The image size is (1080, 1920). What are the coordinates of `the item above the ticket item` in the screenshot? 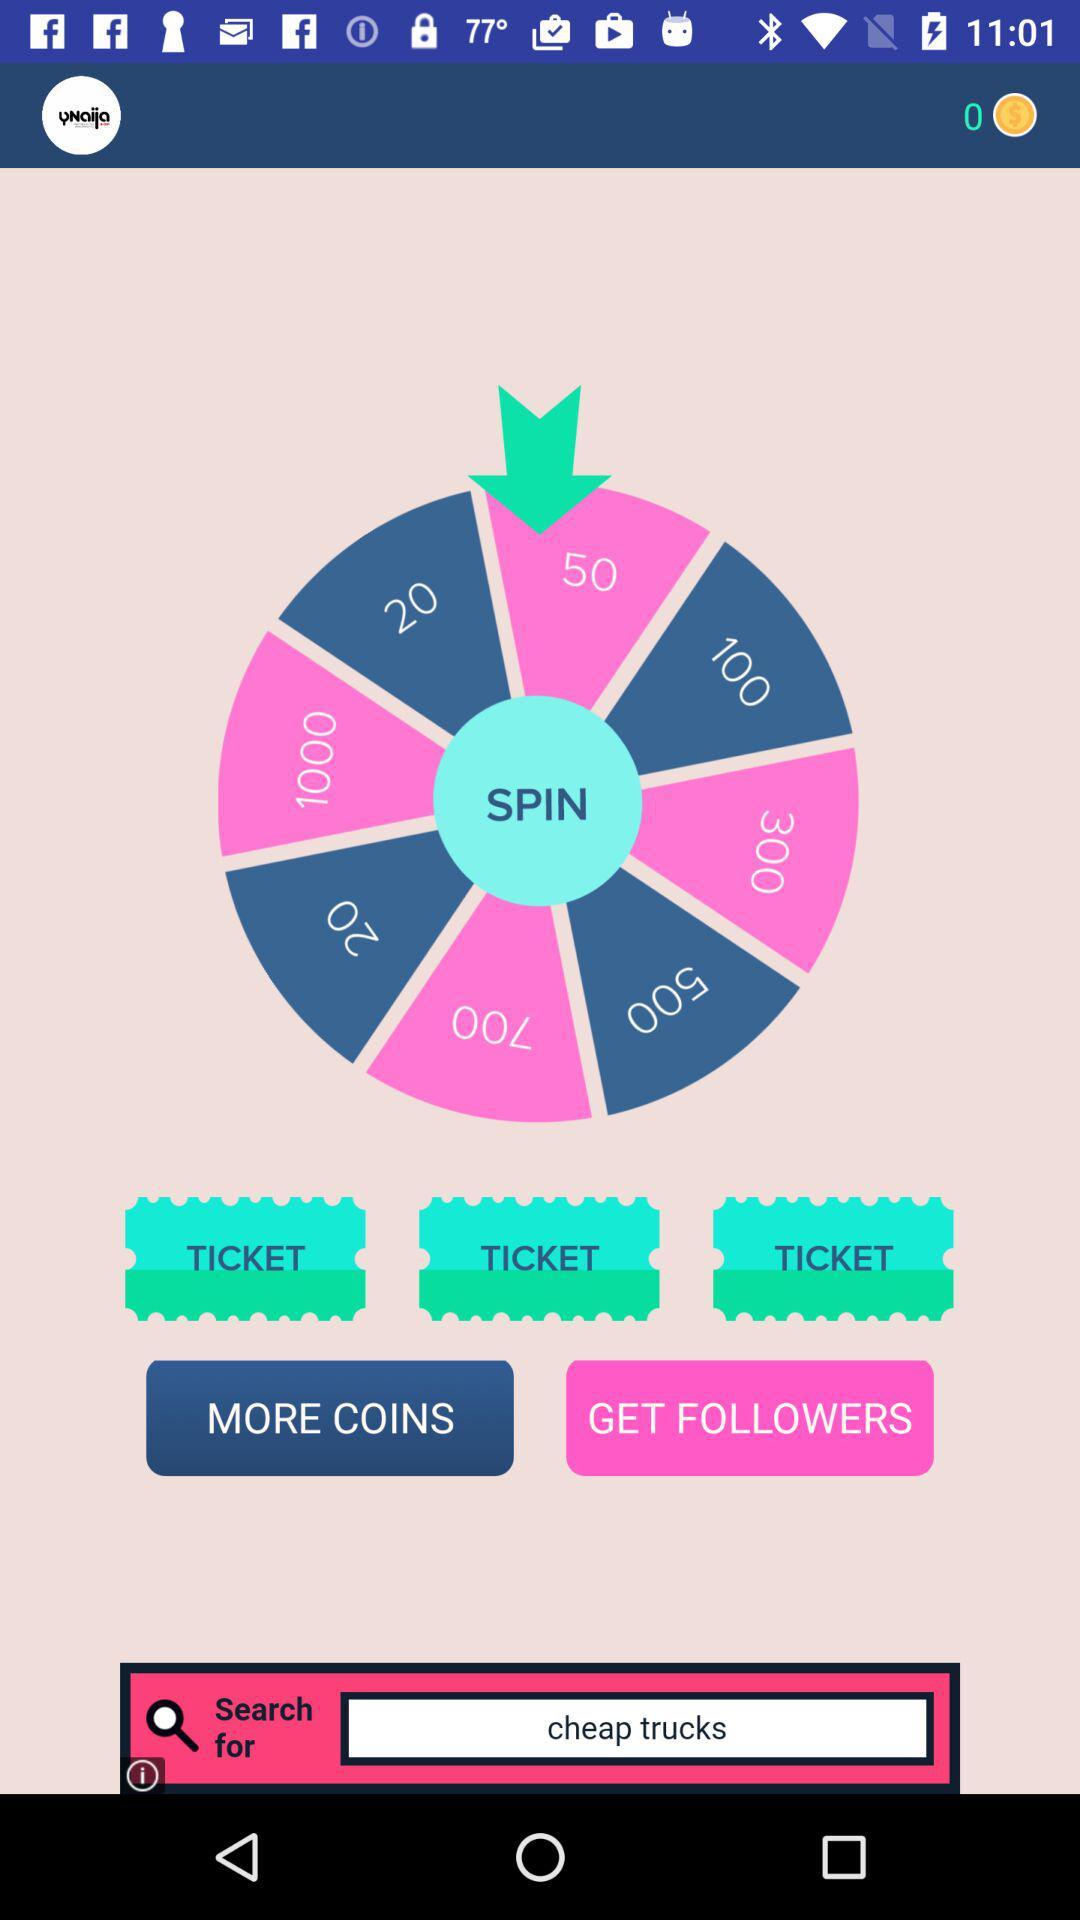 It's located at (120, 114).